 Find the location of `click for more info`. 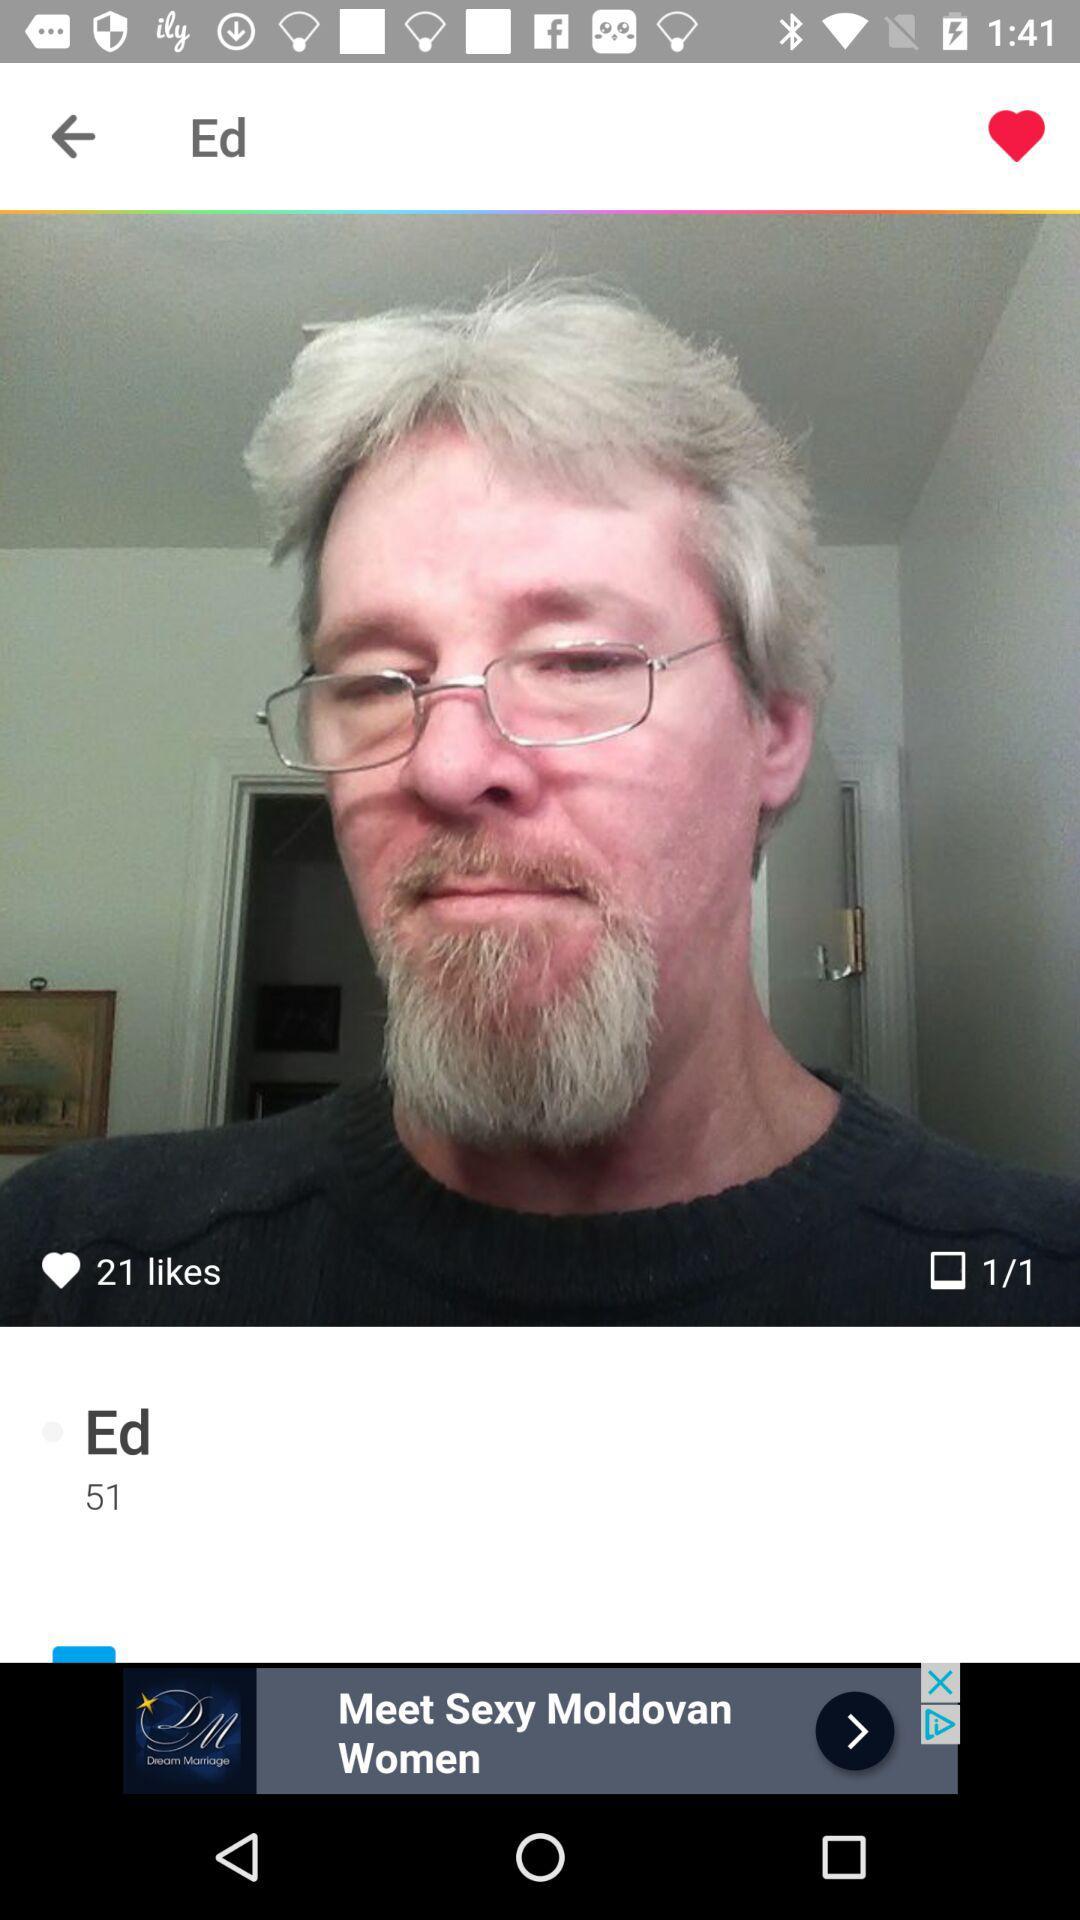

click for more info is located at coordinates (540, 1727).